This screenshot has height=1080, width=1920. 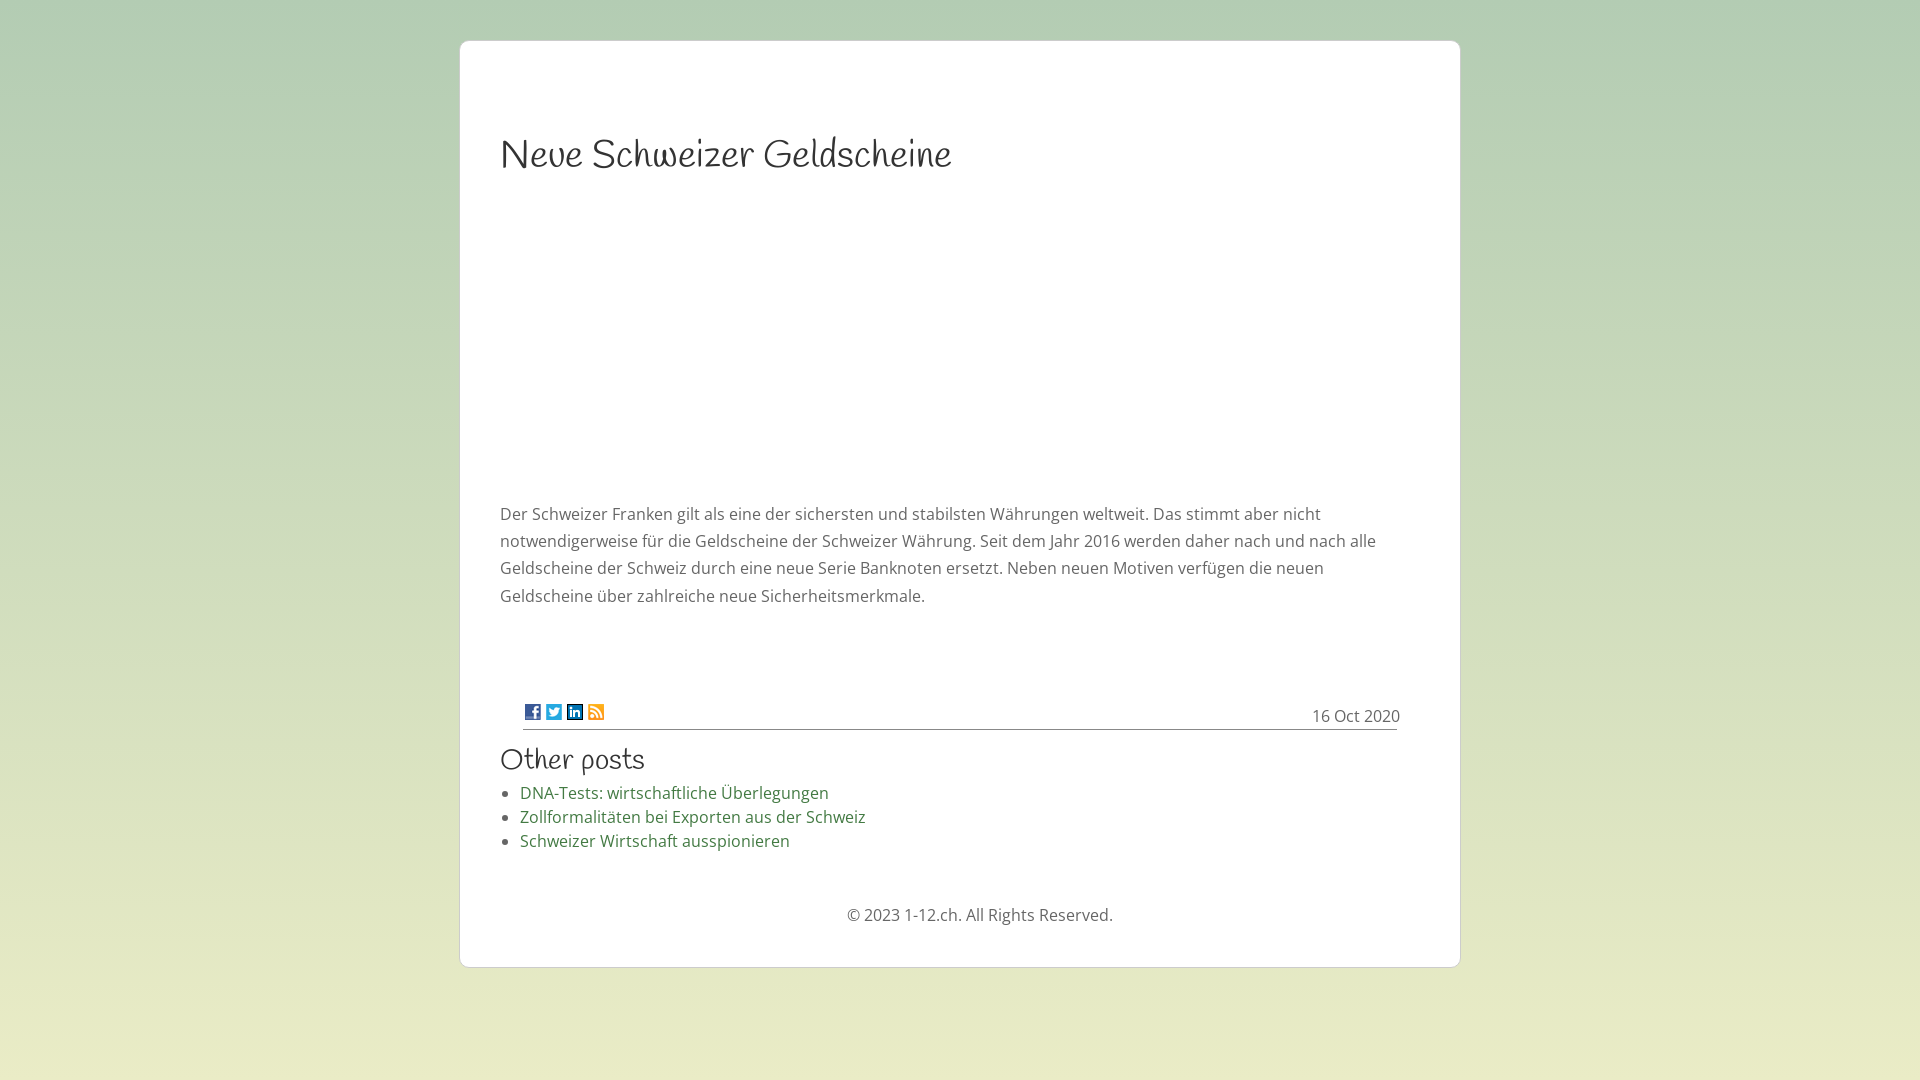 What do you see at coordinates (565, 711) in the screenshot?
I see `'LinkedIn'` at bounding box center [565, 711].